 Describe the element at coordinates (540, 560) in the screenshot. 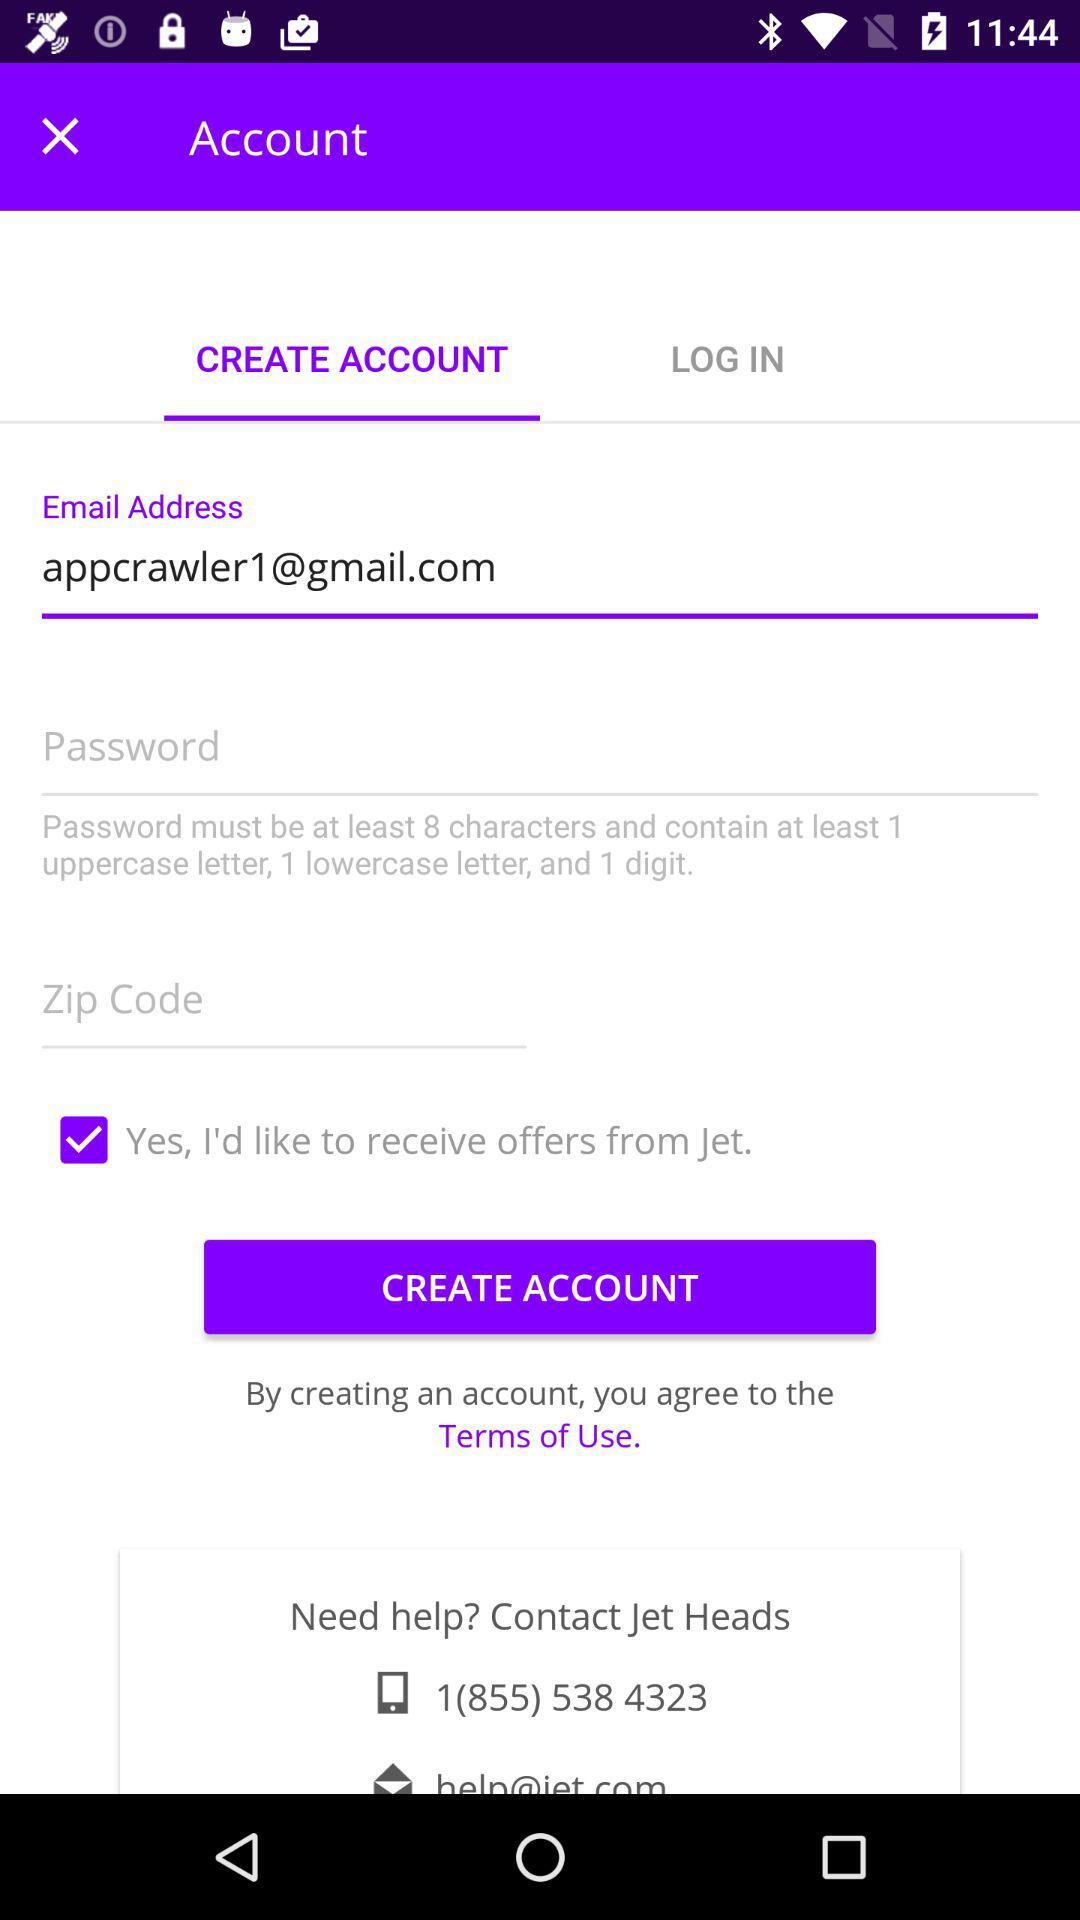

I see `the appcrawler1@gmail.com icon` at that location.